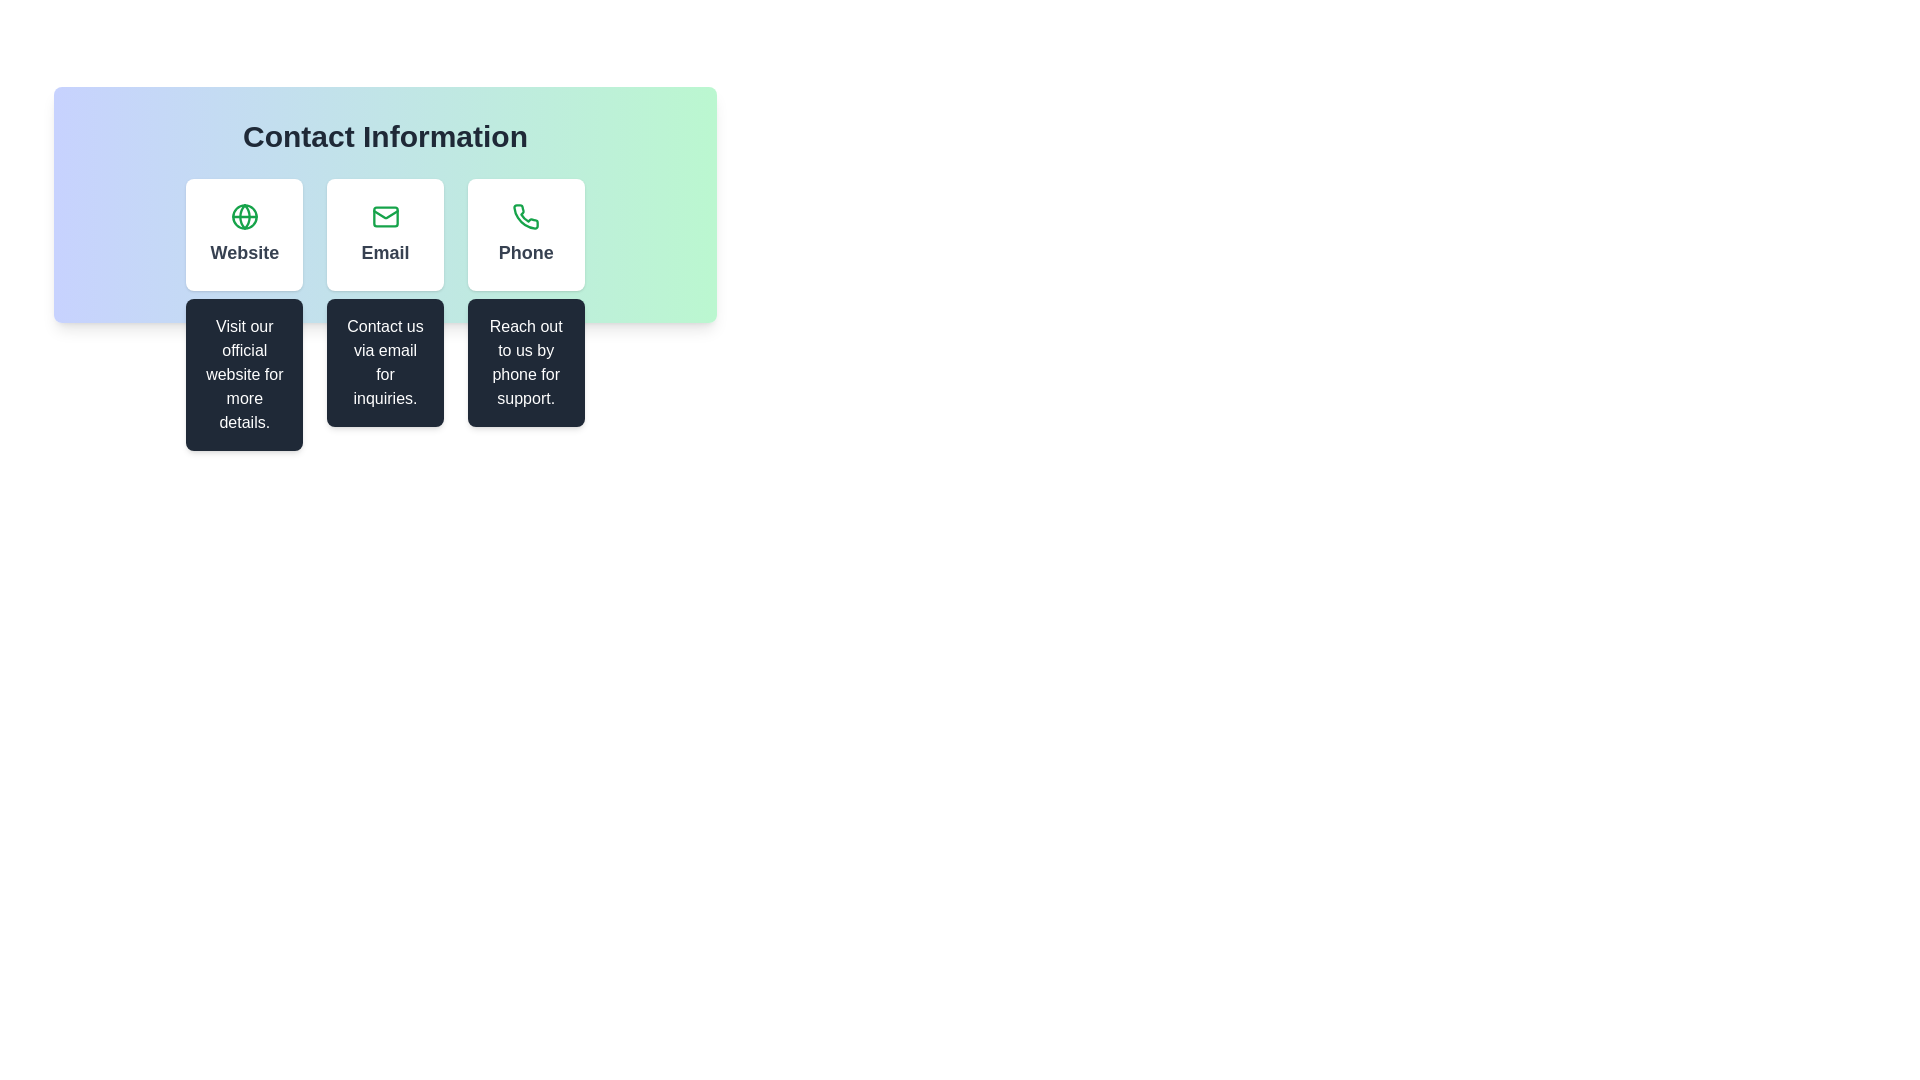 This screenshot has height=1080, width=1920. I want to click on the first button in the row layout that serves as a navigation item to direct users to the official website, so click(243, 234).